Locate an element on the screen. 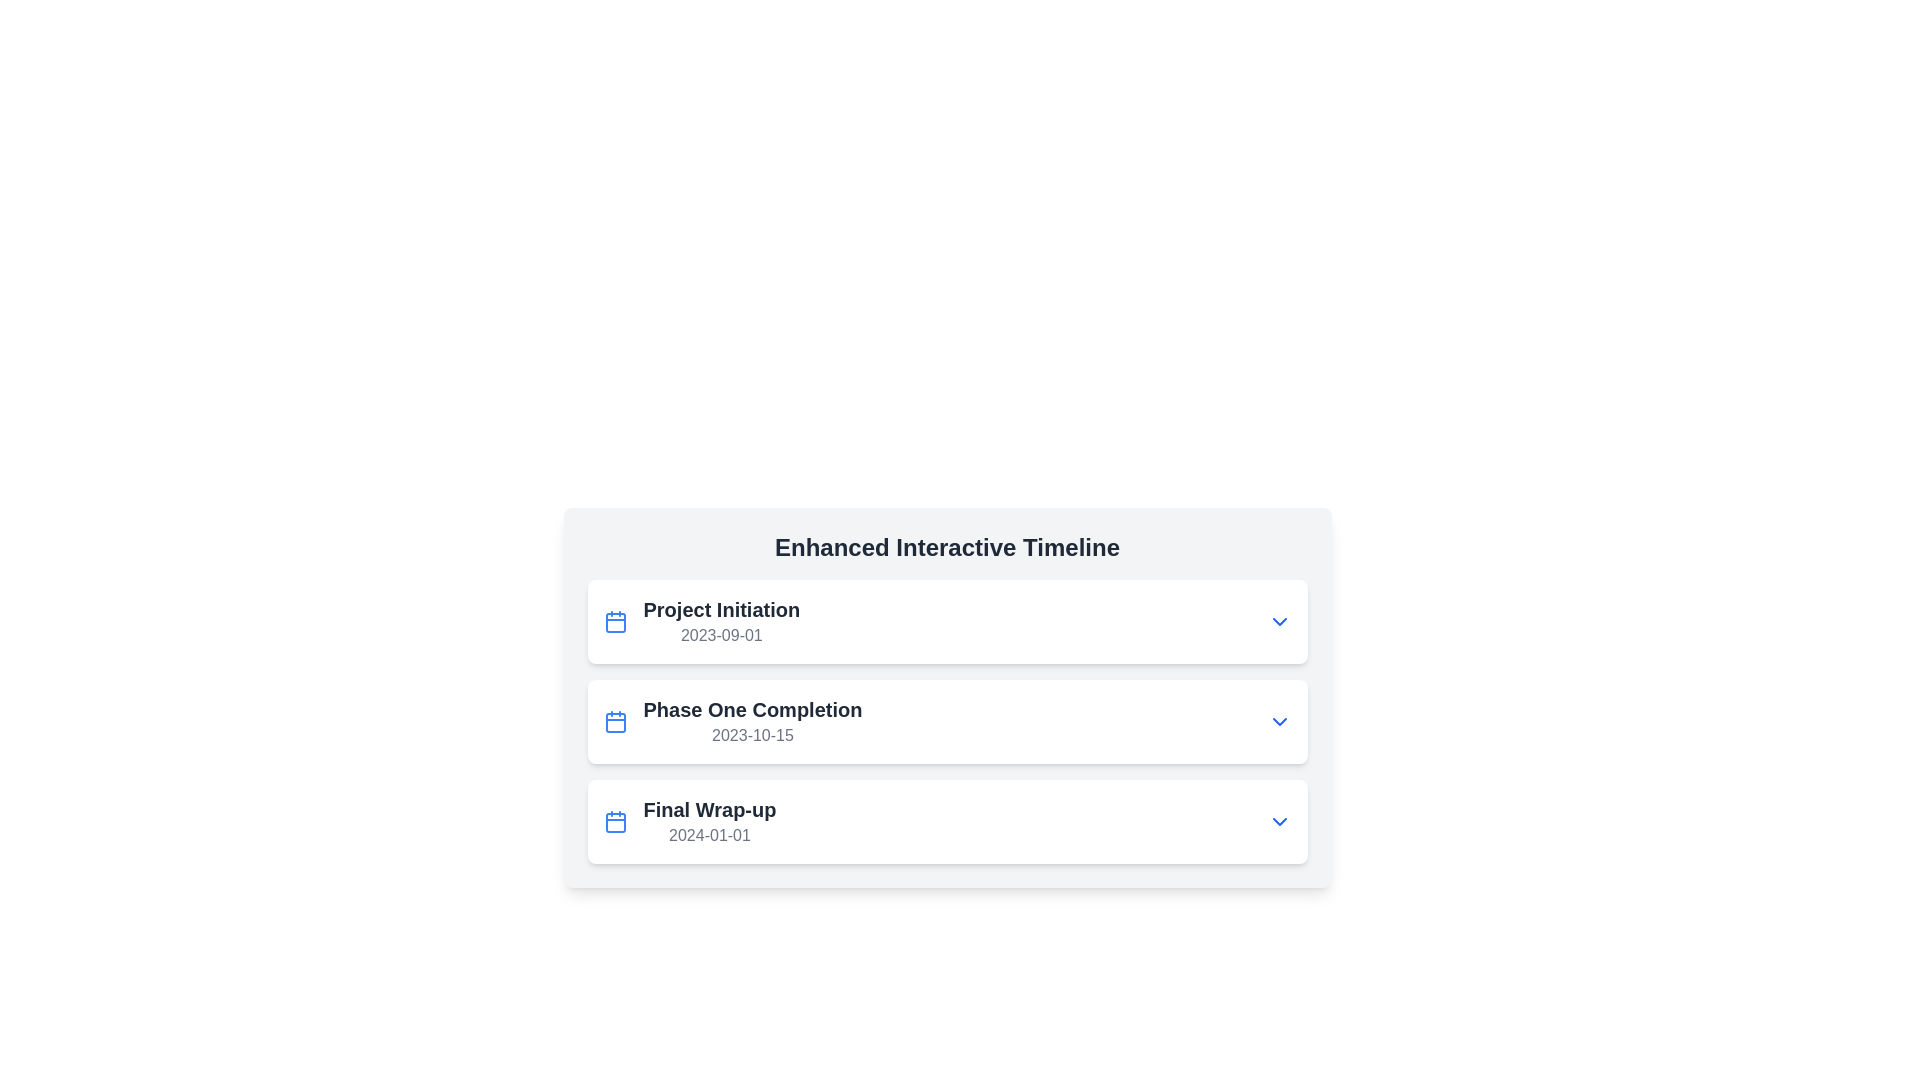  the horizontal item displaying the calendar icon and title 'Phase One Completion', which is the second entry in the timeline events list is located at coordinates (732, 721).